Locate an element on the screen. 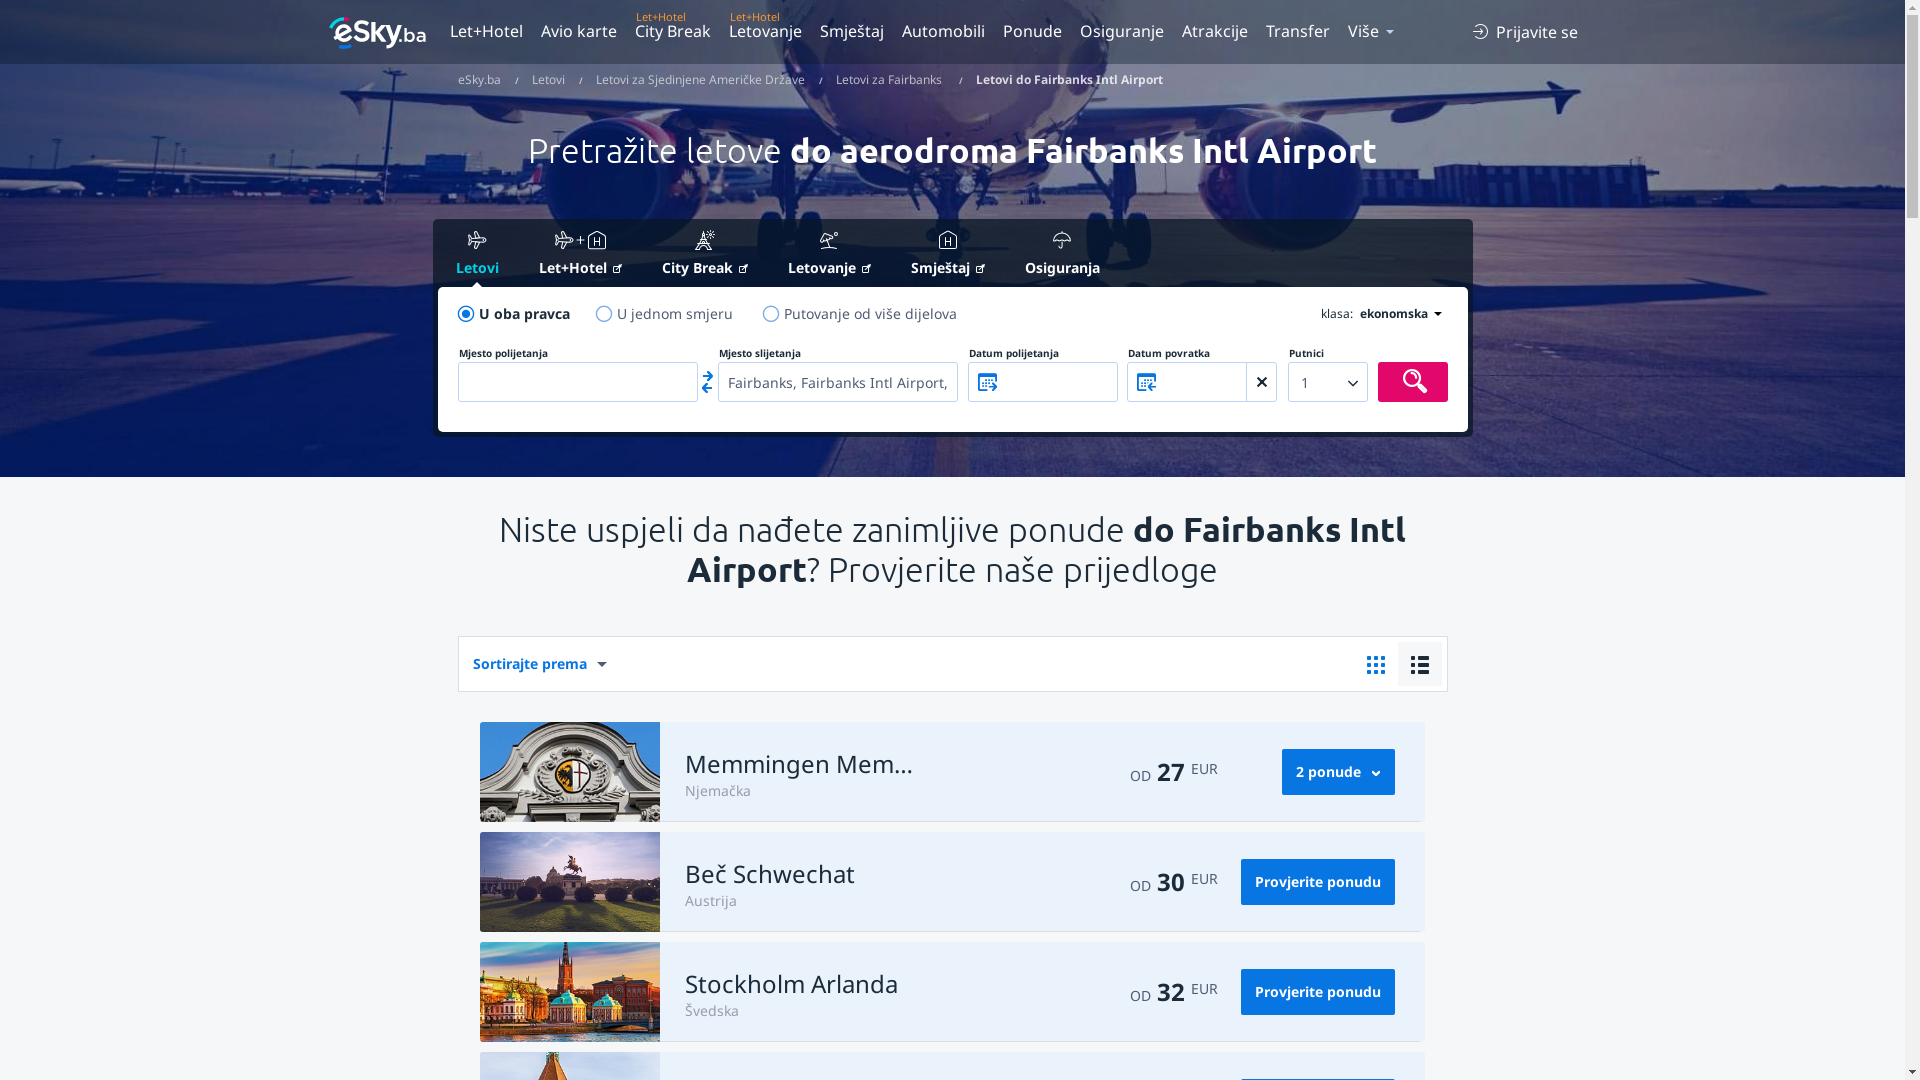 This screenshot has height=1080, width=1920. 'Let+Hotel' is located at coordinates (519, 254).